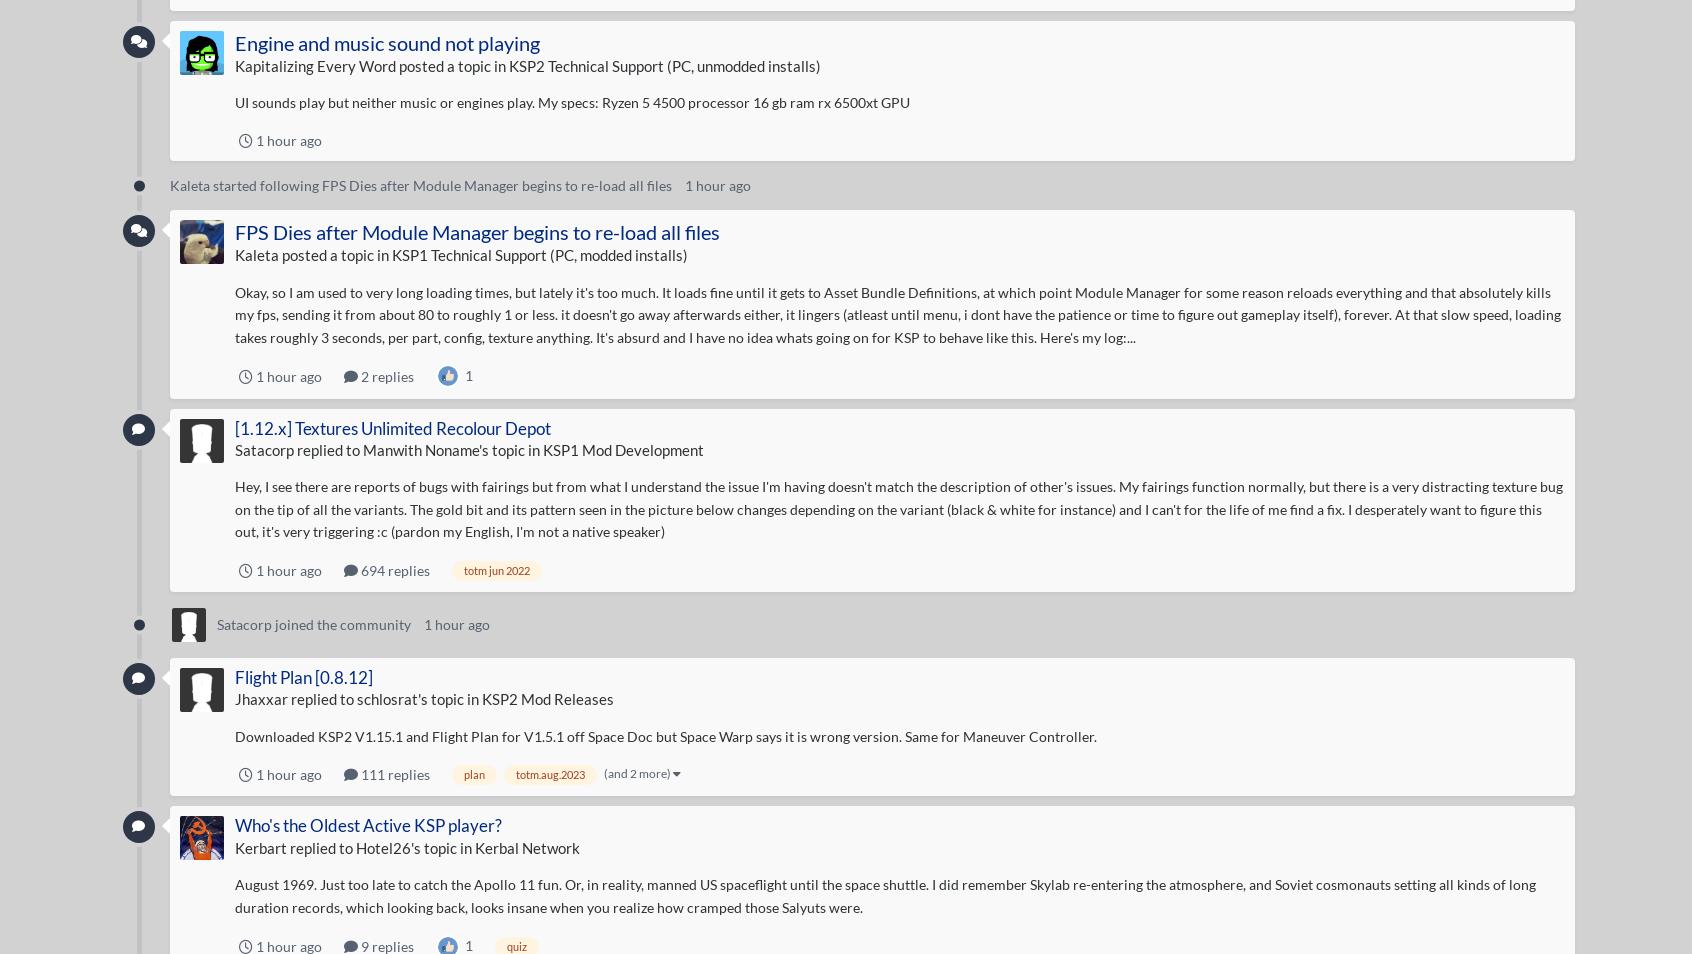  What do you see at coordinates (313, 63) in the screenshot?
I see `'Kapitalizing Every Word'` at bounding box center [313, 63].